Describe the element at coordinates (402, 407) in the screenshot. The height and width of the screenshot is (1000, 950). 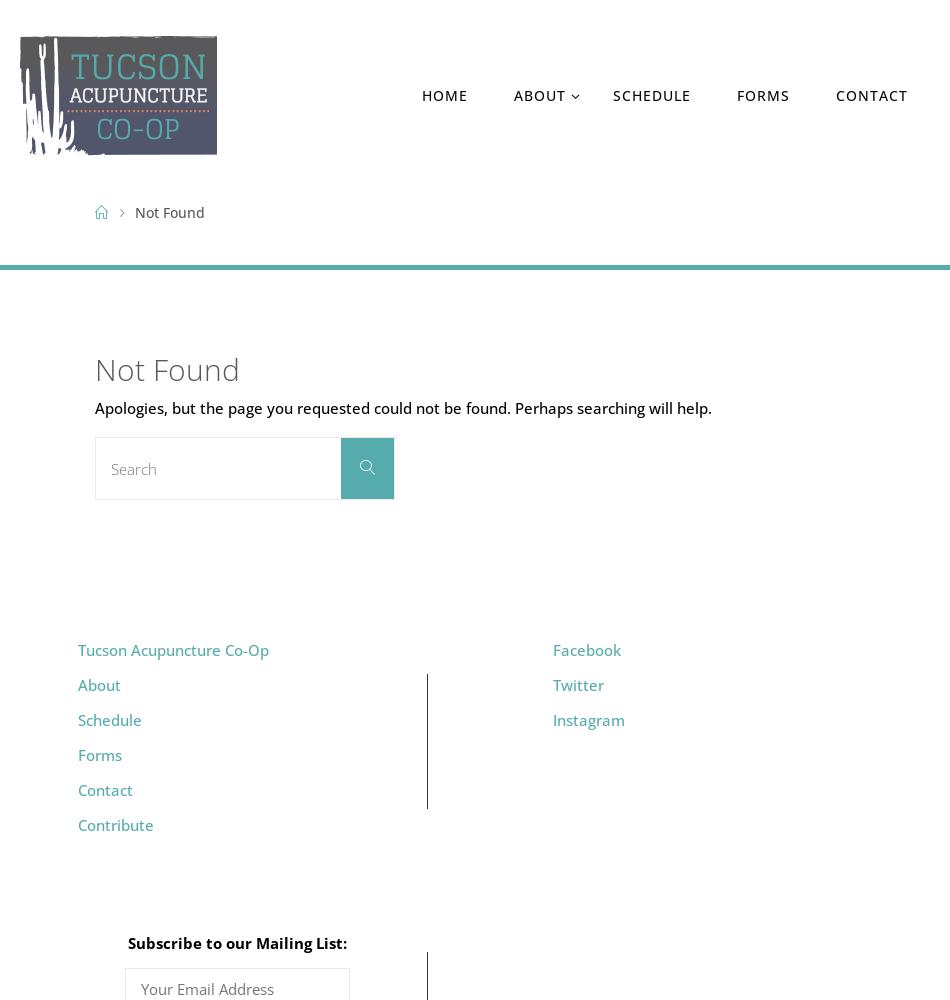
I see `'Apologies, but the page you requested could not be found. Perhaps searching will help.'` at that location.